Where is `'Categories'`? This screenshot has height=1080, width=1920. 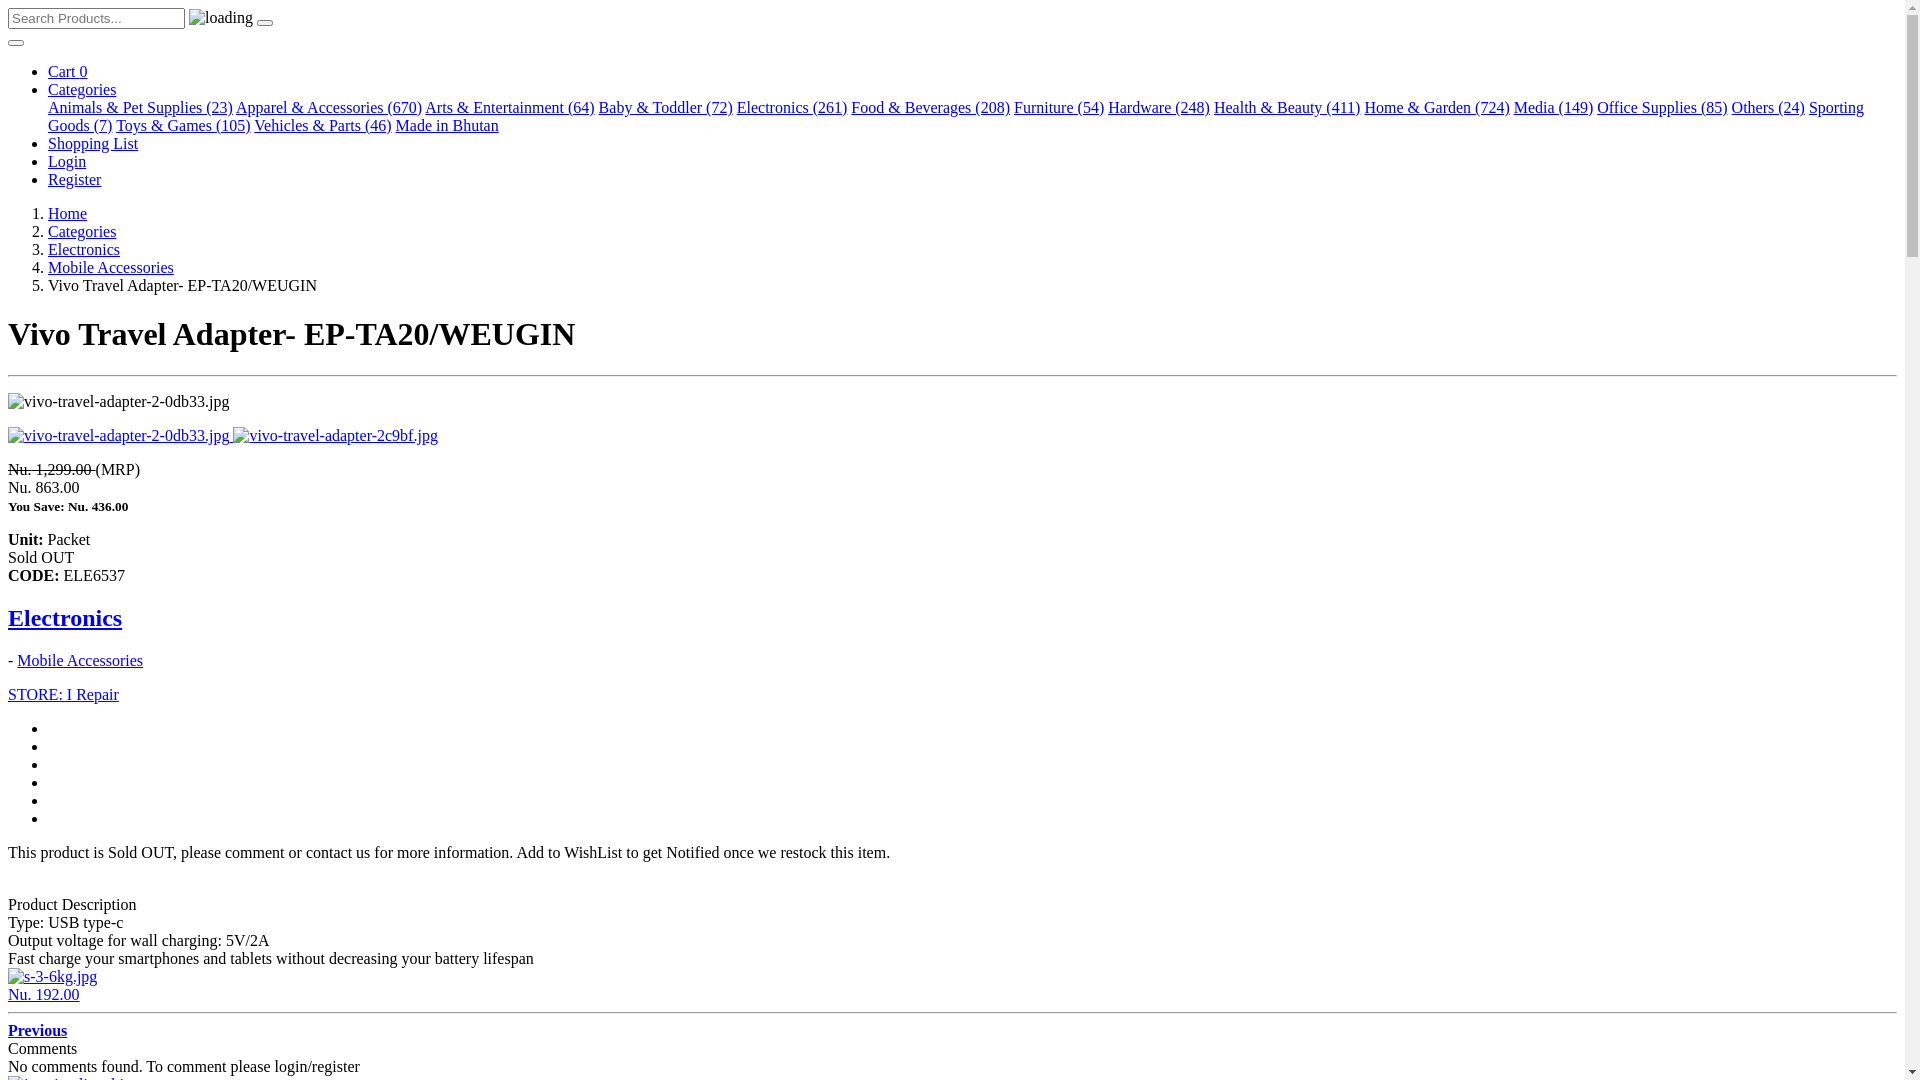 'Categories' is located at coordinates (48, 230).